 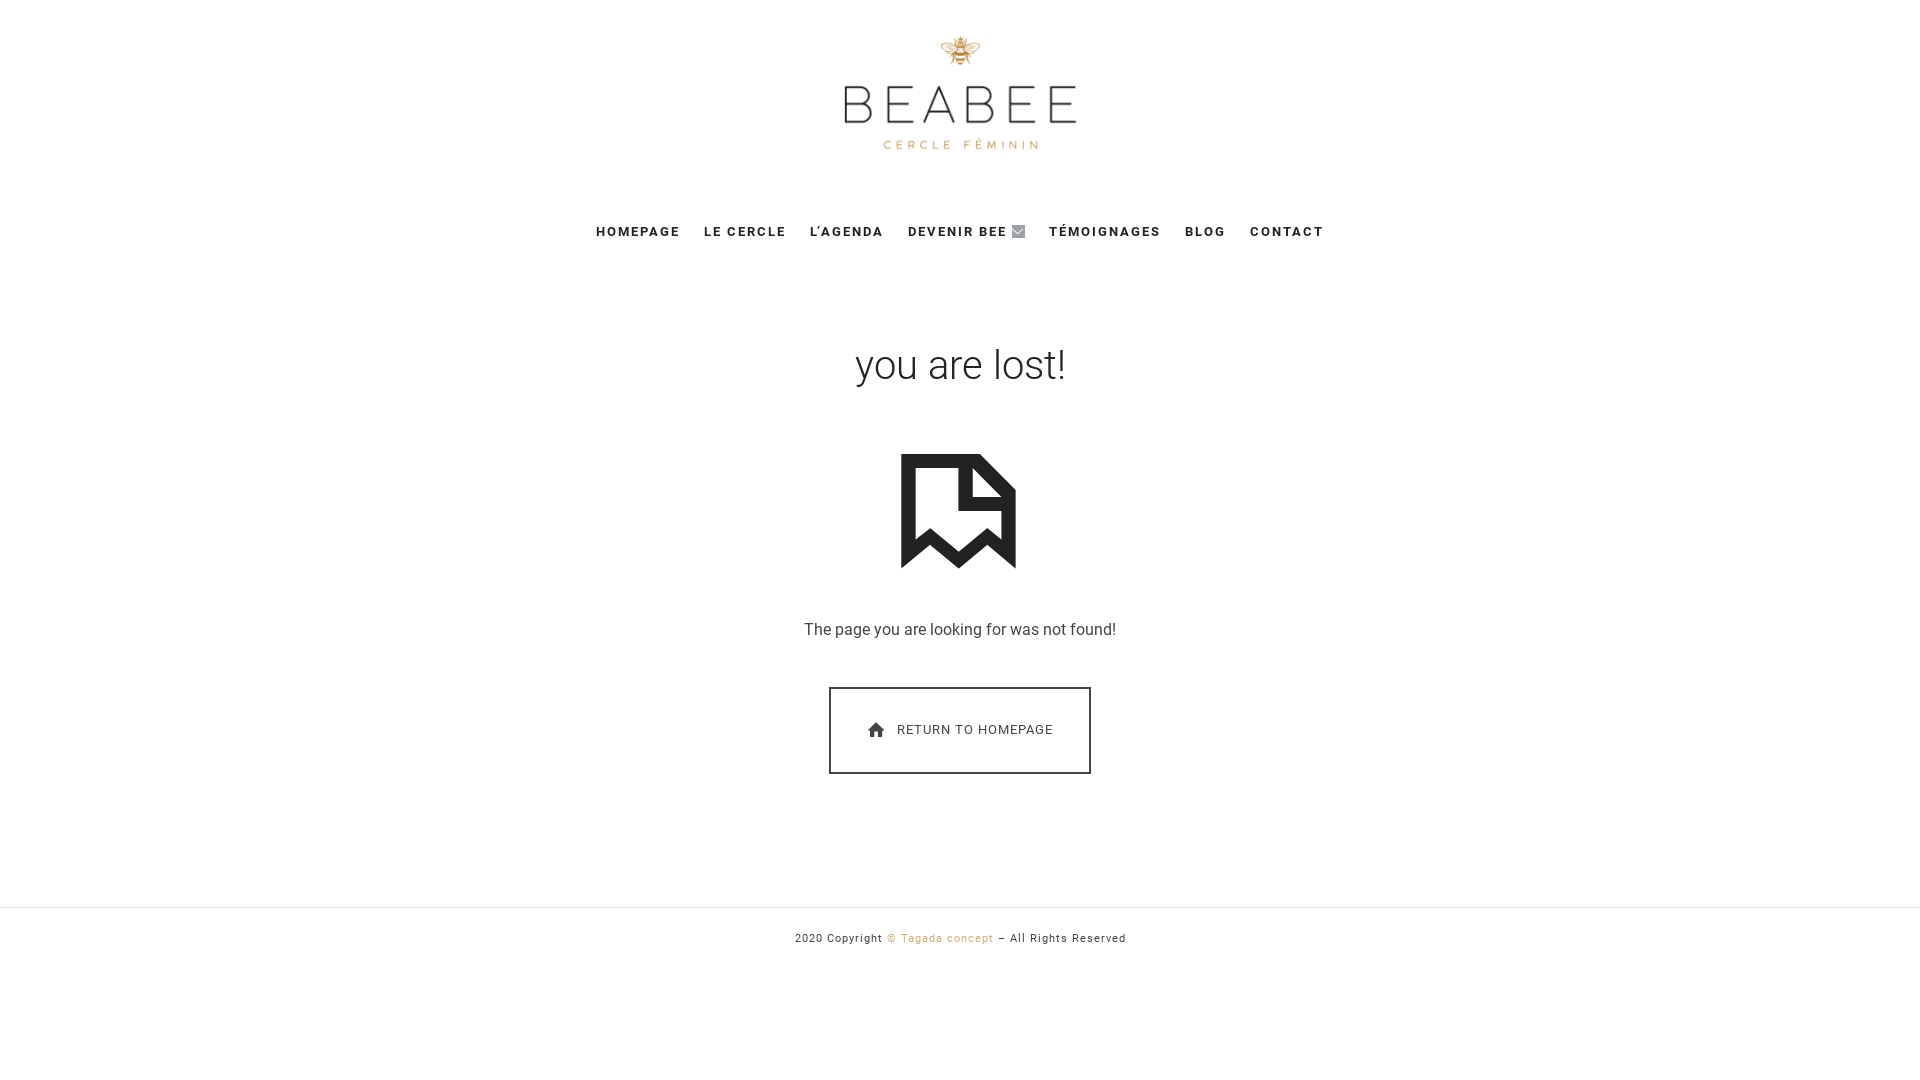 What do you see at coordinates (1248, 230) in the screenshot?
I see `'CONTACT'` at bounding box center [1248, 230].